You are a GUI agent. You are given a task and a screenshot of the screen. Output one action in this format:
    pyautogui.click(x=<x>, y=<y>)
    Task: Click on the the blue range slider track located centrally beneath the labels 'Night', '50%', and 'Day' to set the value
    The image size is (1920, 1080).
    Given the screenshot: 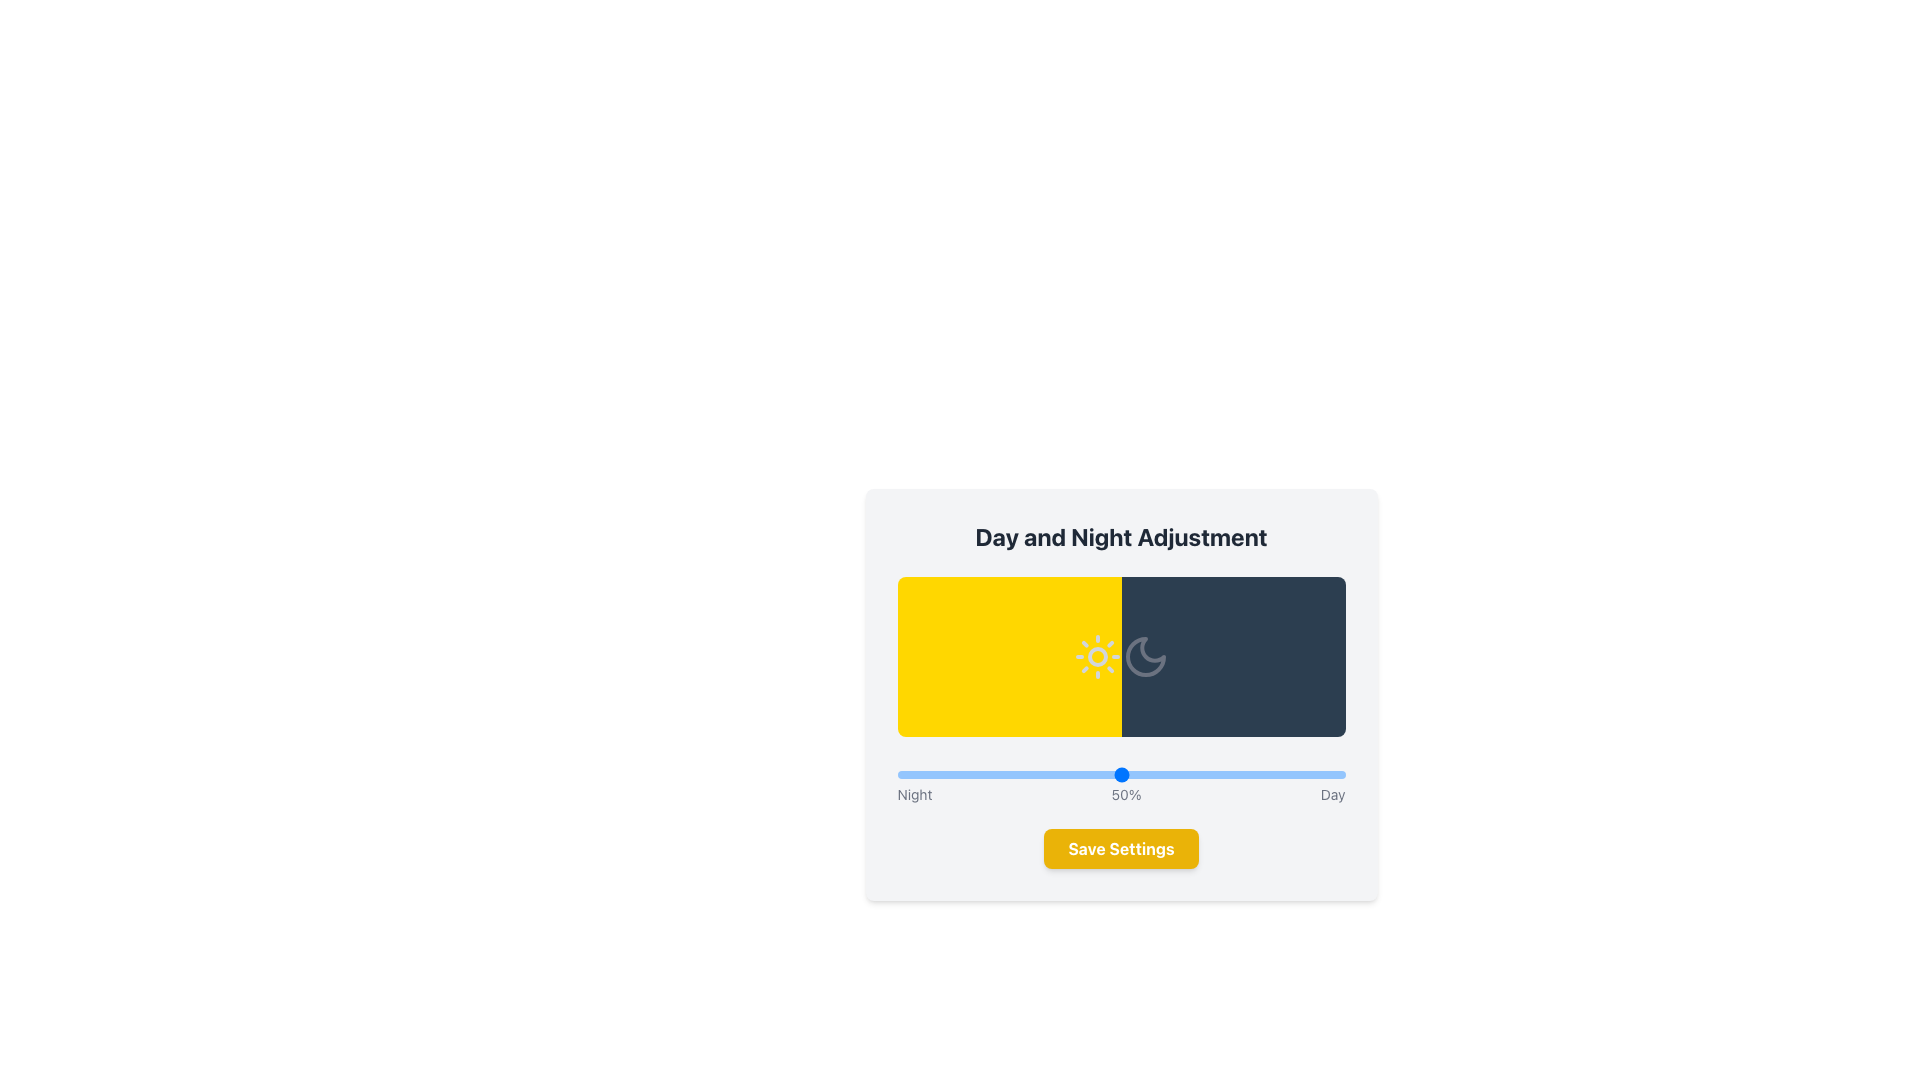 What is the action you would take?
    pyautogui.click(x=1121, y=774)
    